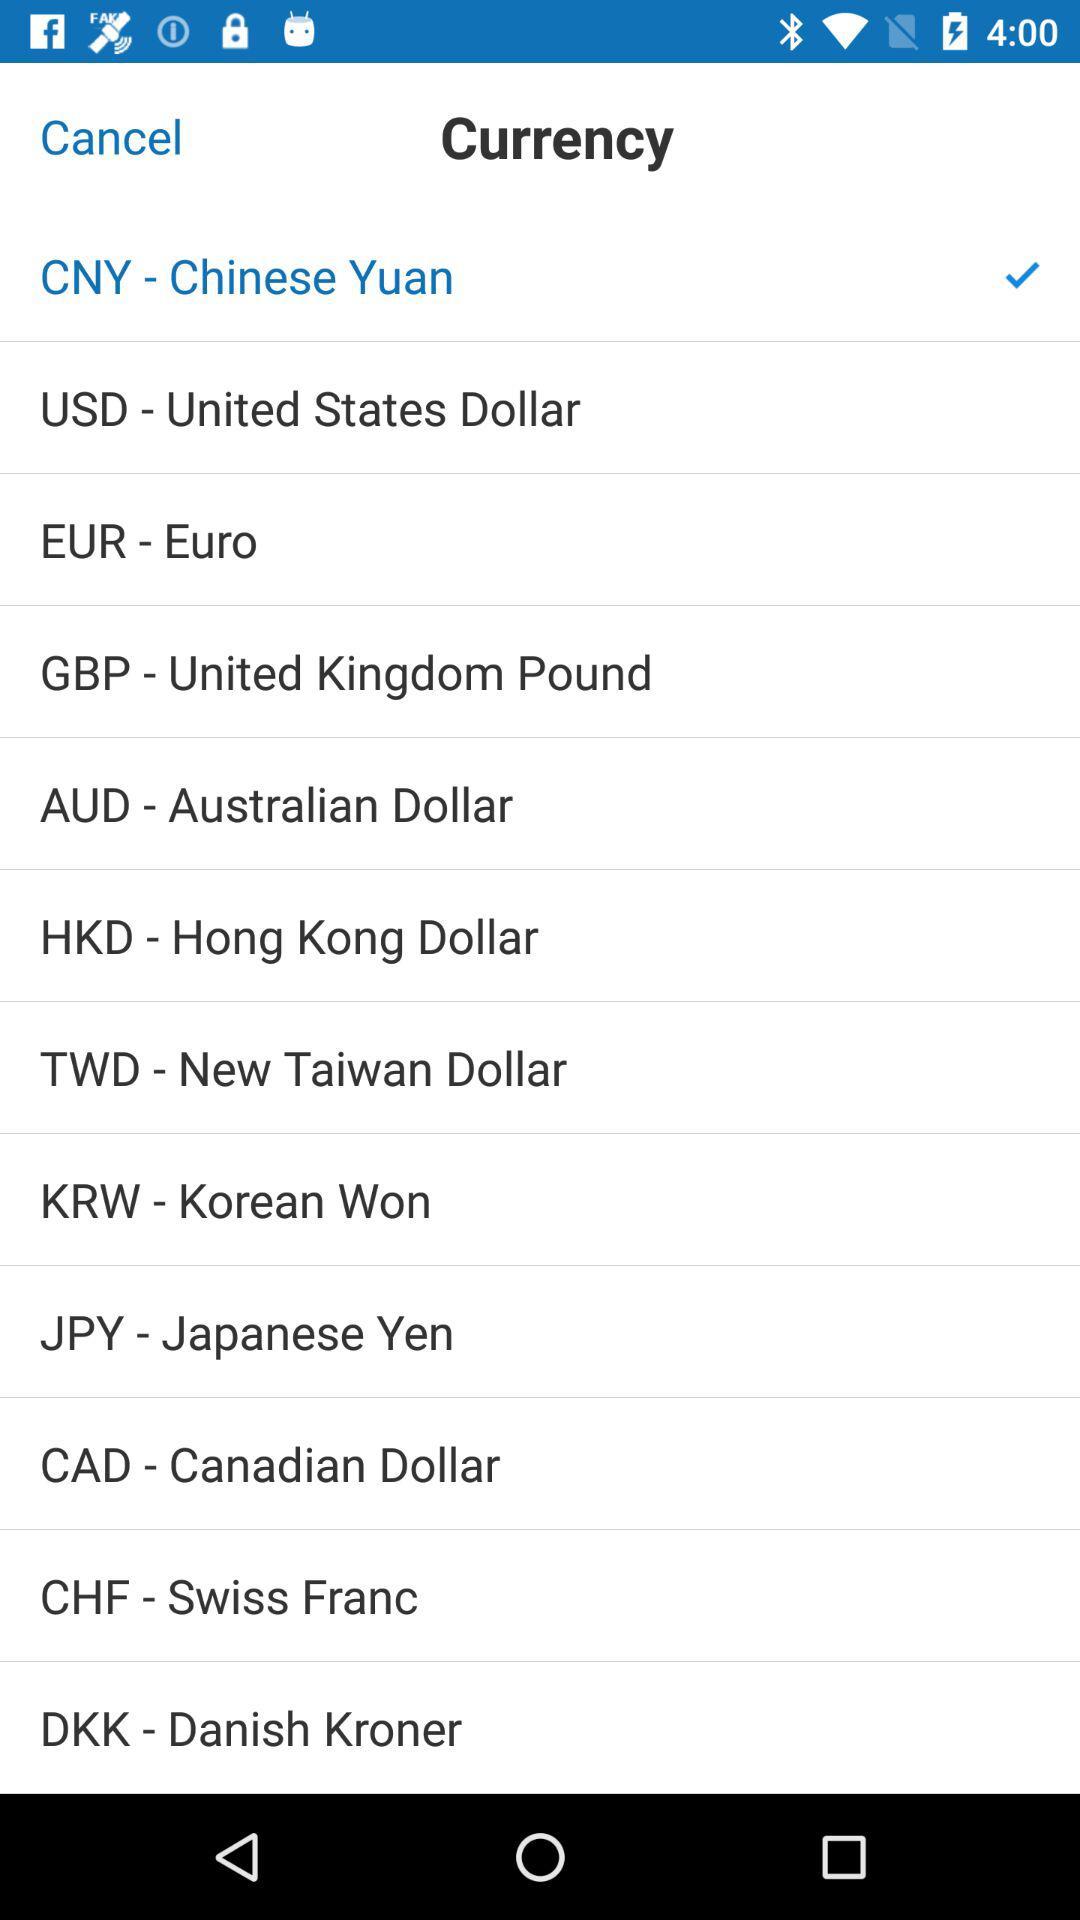  What do you see at coordinates (540, 1594) in the screenshot?
I see `the item below cad - canadian dollar icon` at bounding box center [540, 1594].